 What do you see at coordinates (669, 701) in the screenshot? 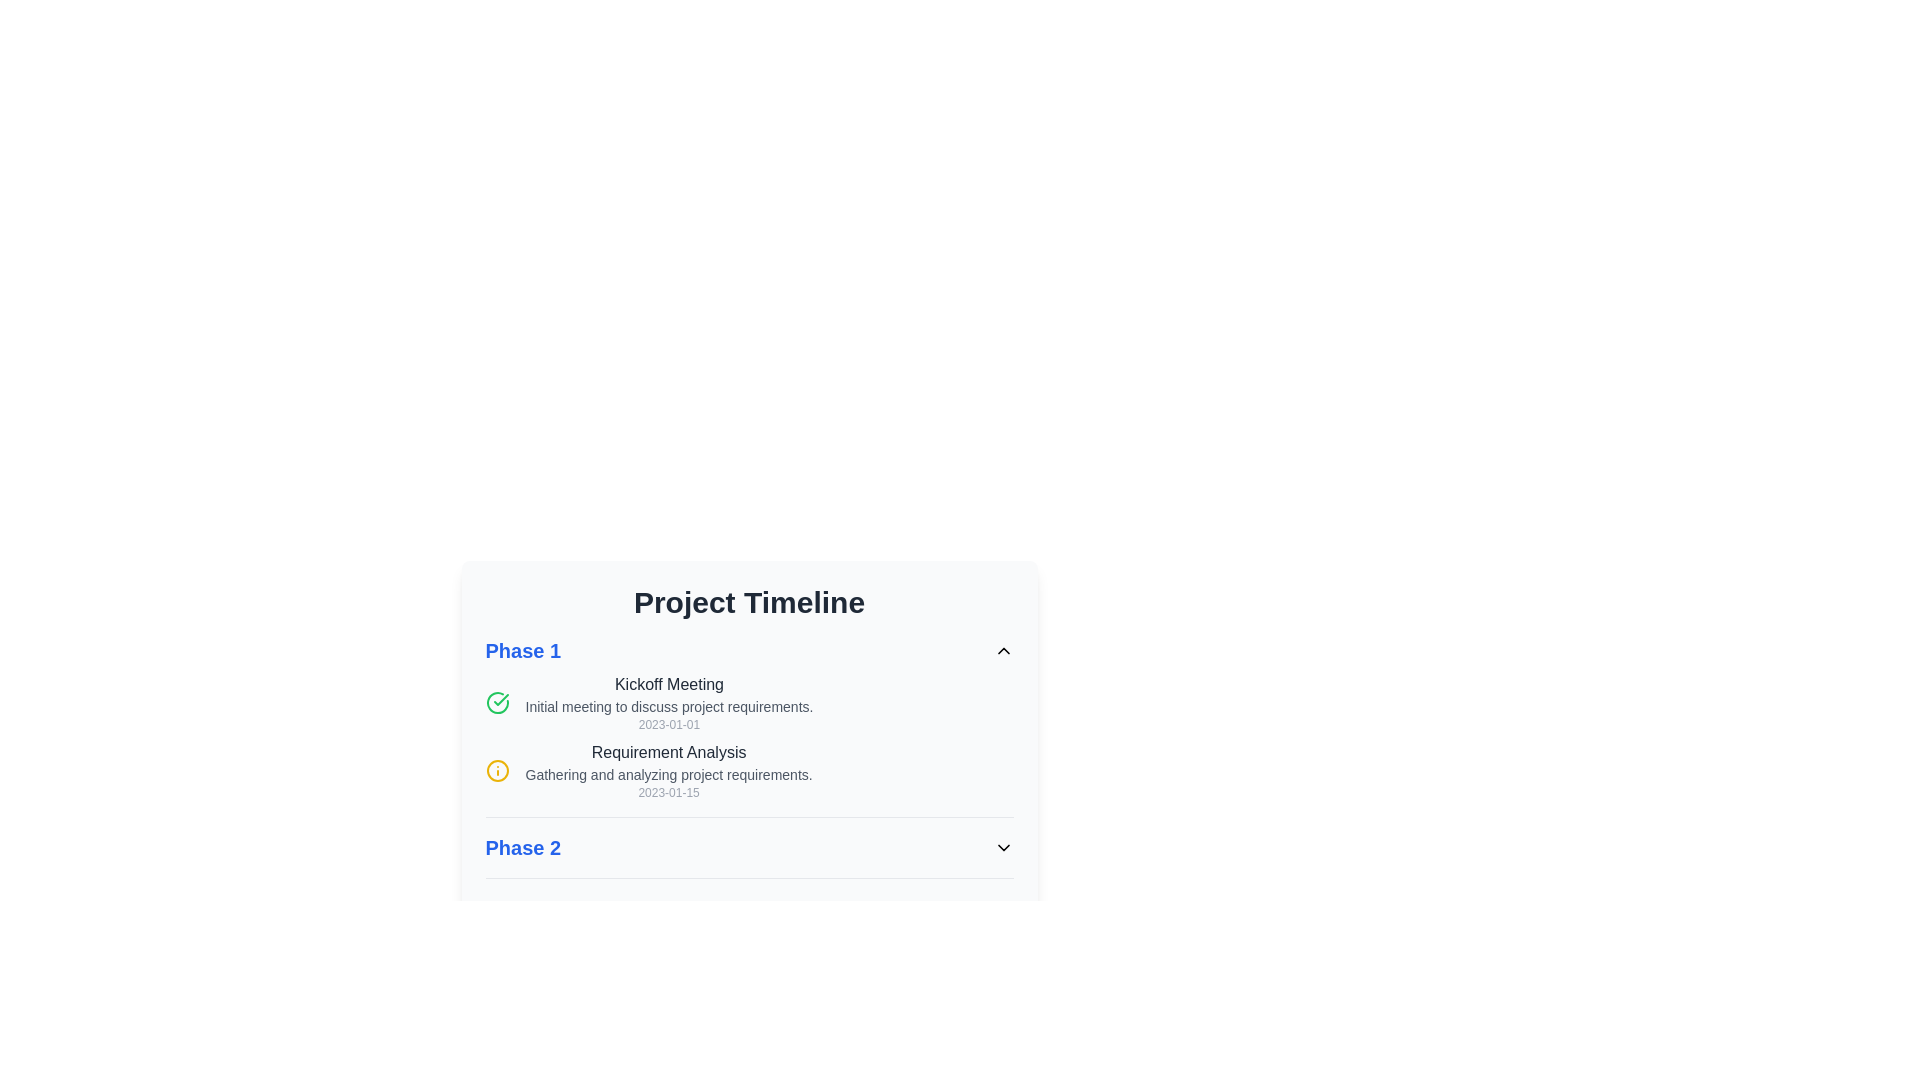
I see `information displayed on the first entry of the project timeline in the 'Phase 1' section, which includes a title, description, and timestamp` at bounding box center [669, 701].